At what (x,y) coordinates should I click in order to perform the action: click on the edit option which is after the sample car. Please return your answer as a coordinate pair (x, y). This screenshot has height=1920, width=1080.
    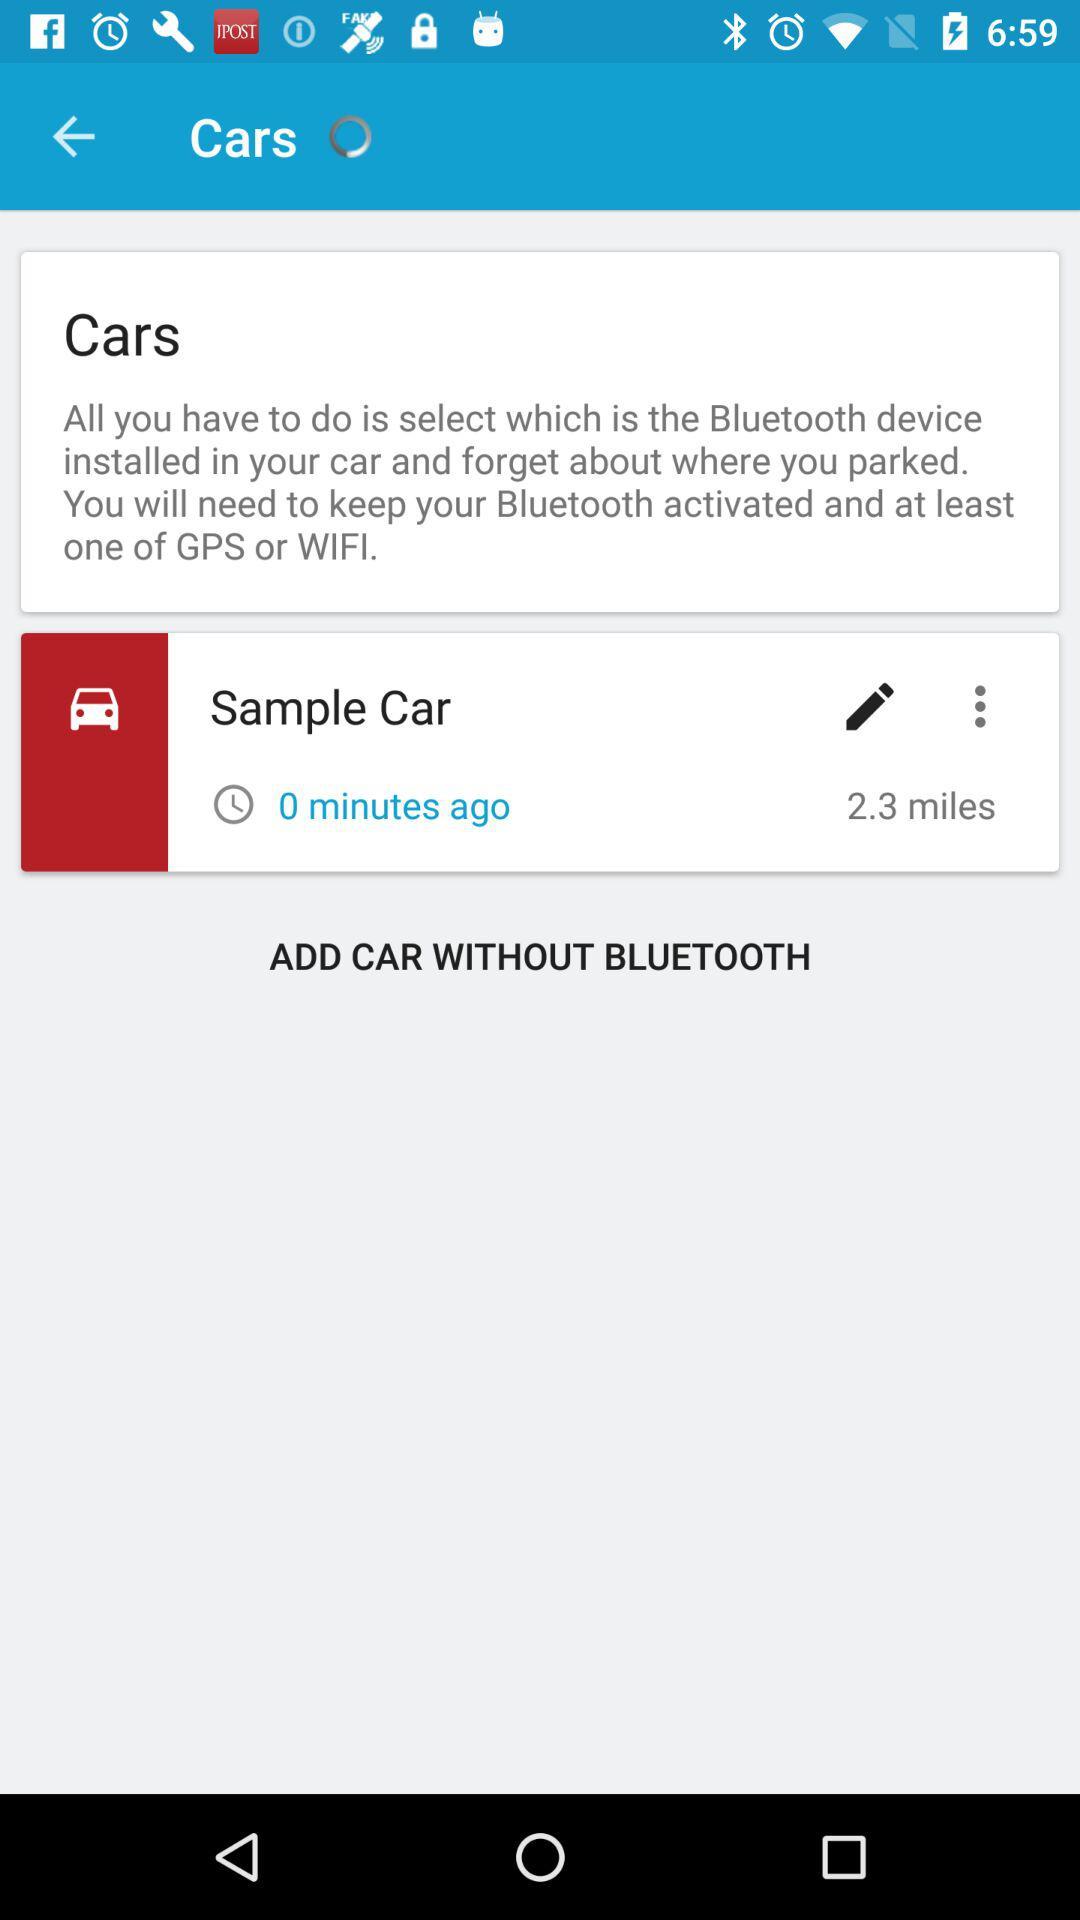
    Looking at the image, I should click on (869, 706).